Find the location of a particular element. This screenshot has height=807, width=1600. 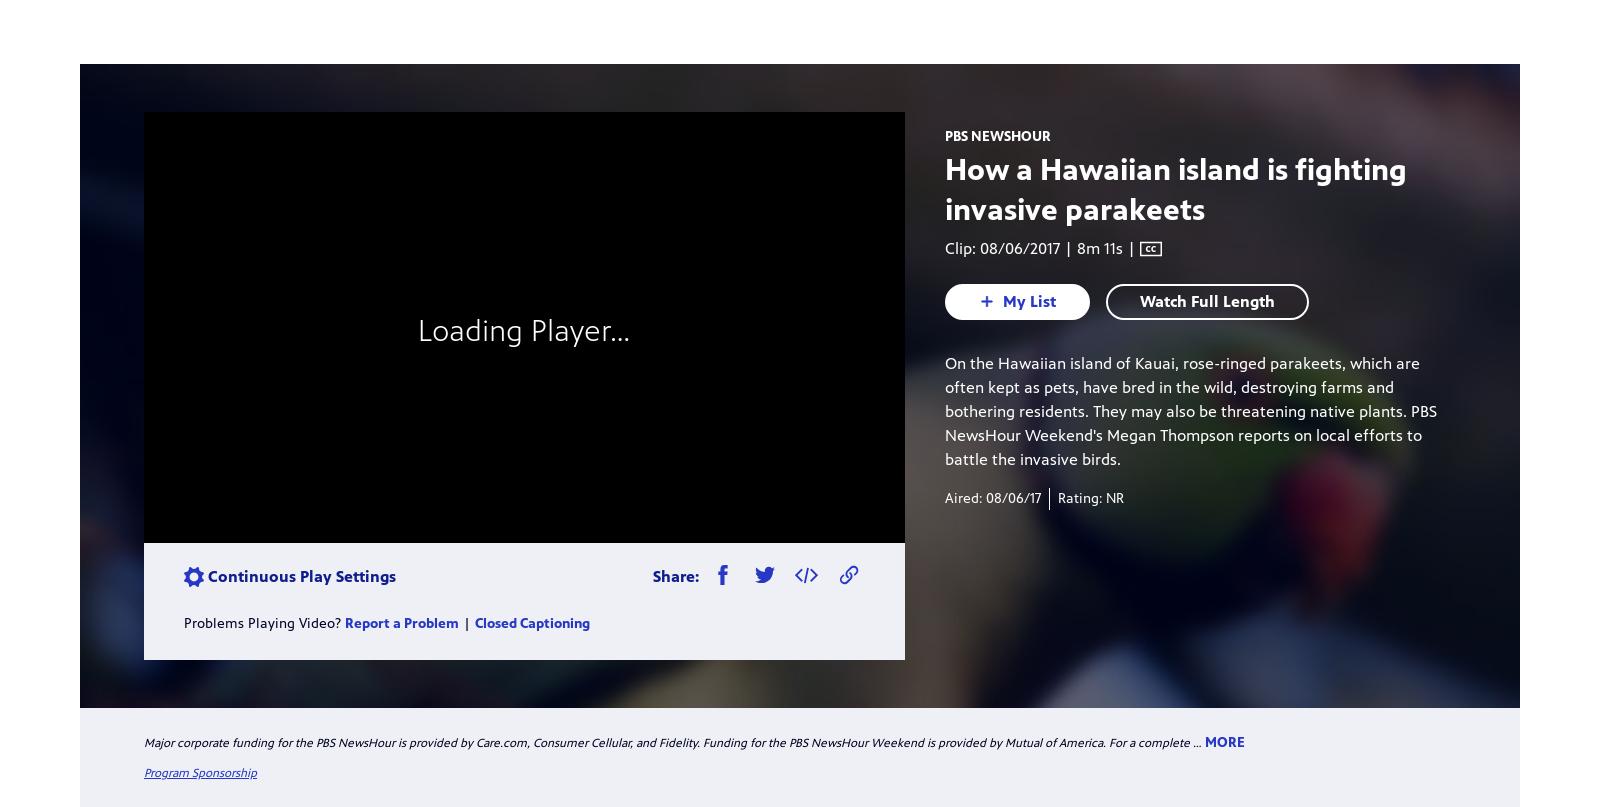

'12/30/2017 | 24m 22s' is located at coordinates (660, 489).